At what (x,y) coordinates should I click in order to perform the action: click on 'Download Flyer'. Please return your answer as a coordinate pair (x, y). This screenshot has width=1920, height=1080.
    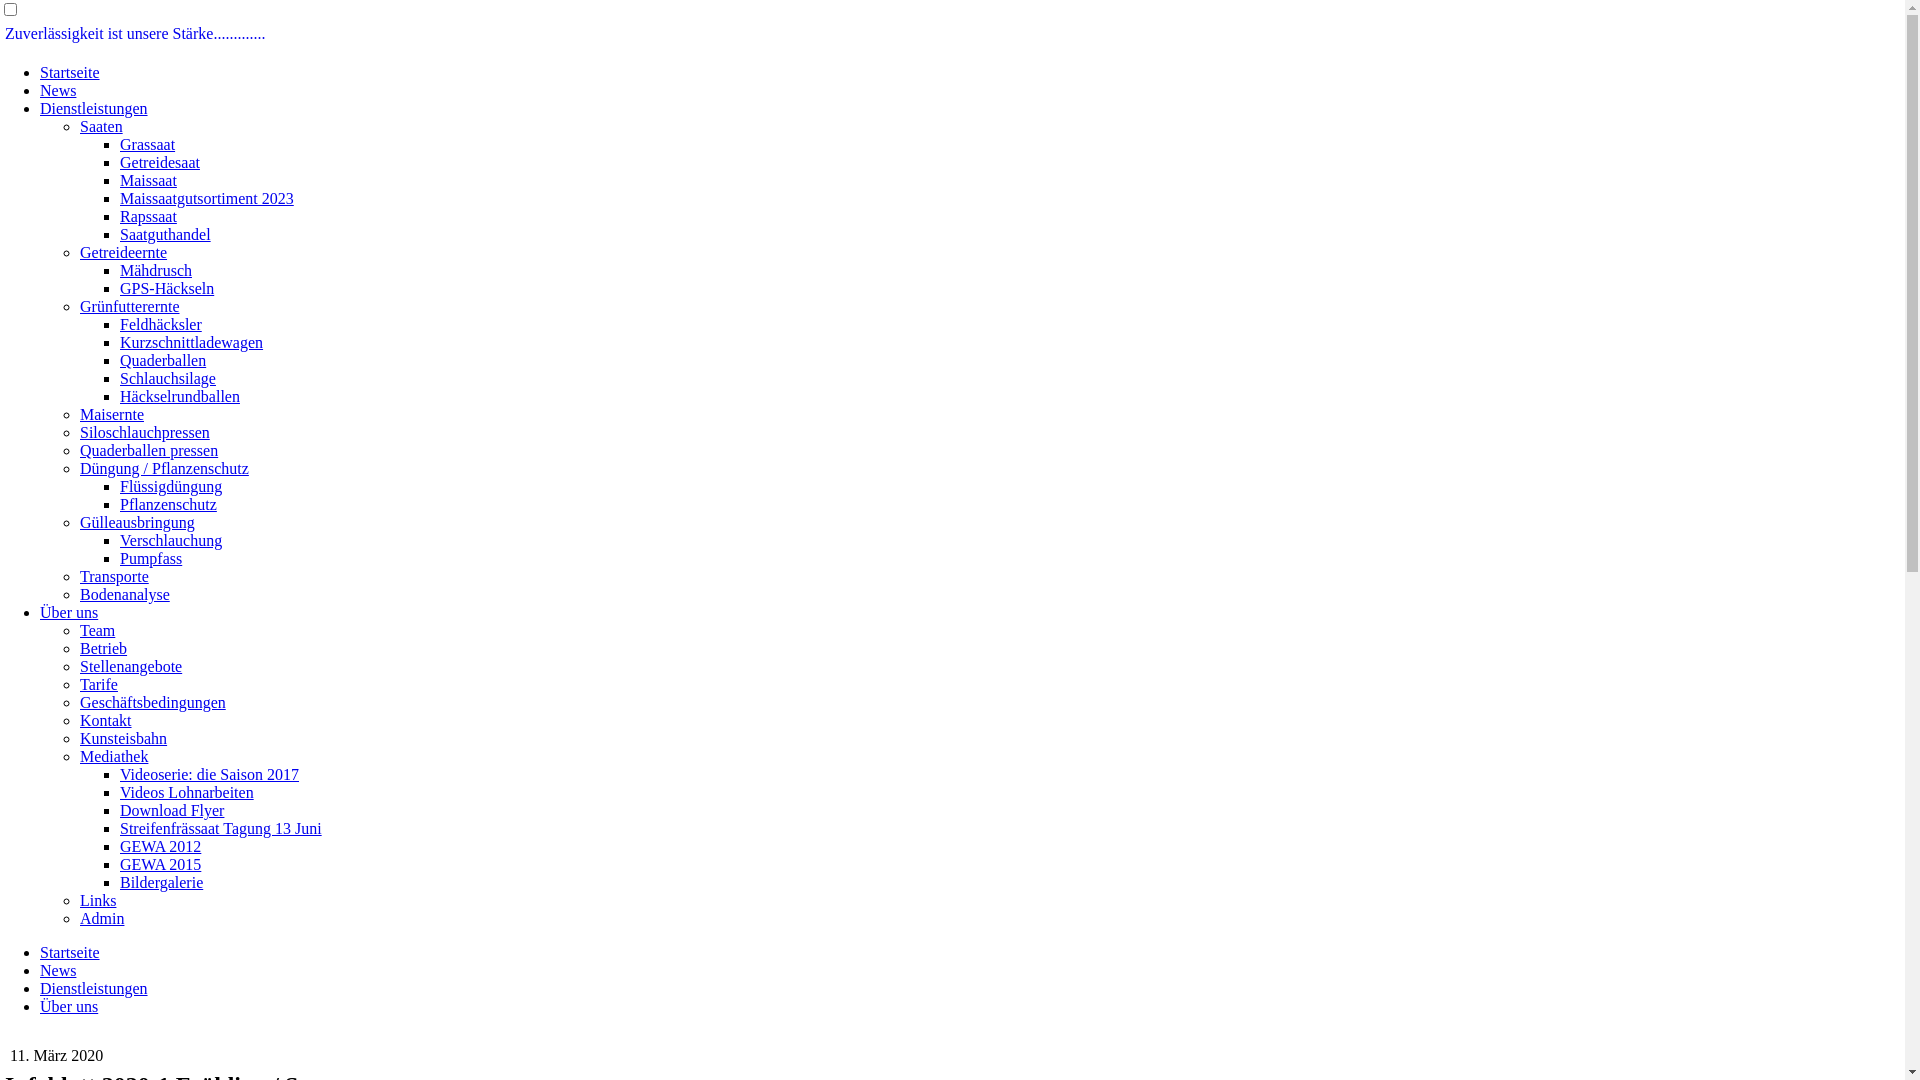
    Looking at the image, I should click on (119, 810).